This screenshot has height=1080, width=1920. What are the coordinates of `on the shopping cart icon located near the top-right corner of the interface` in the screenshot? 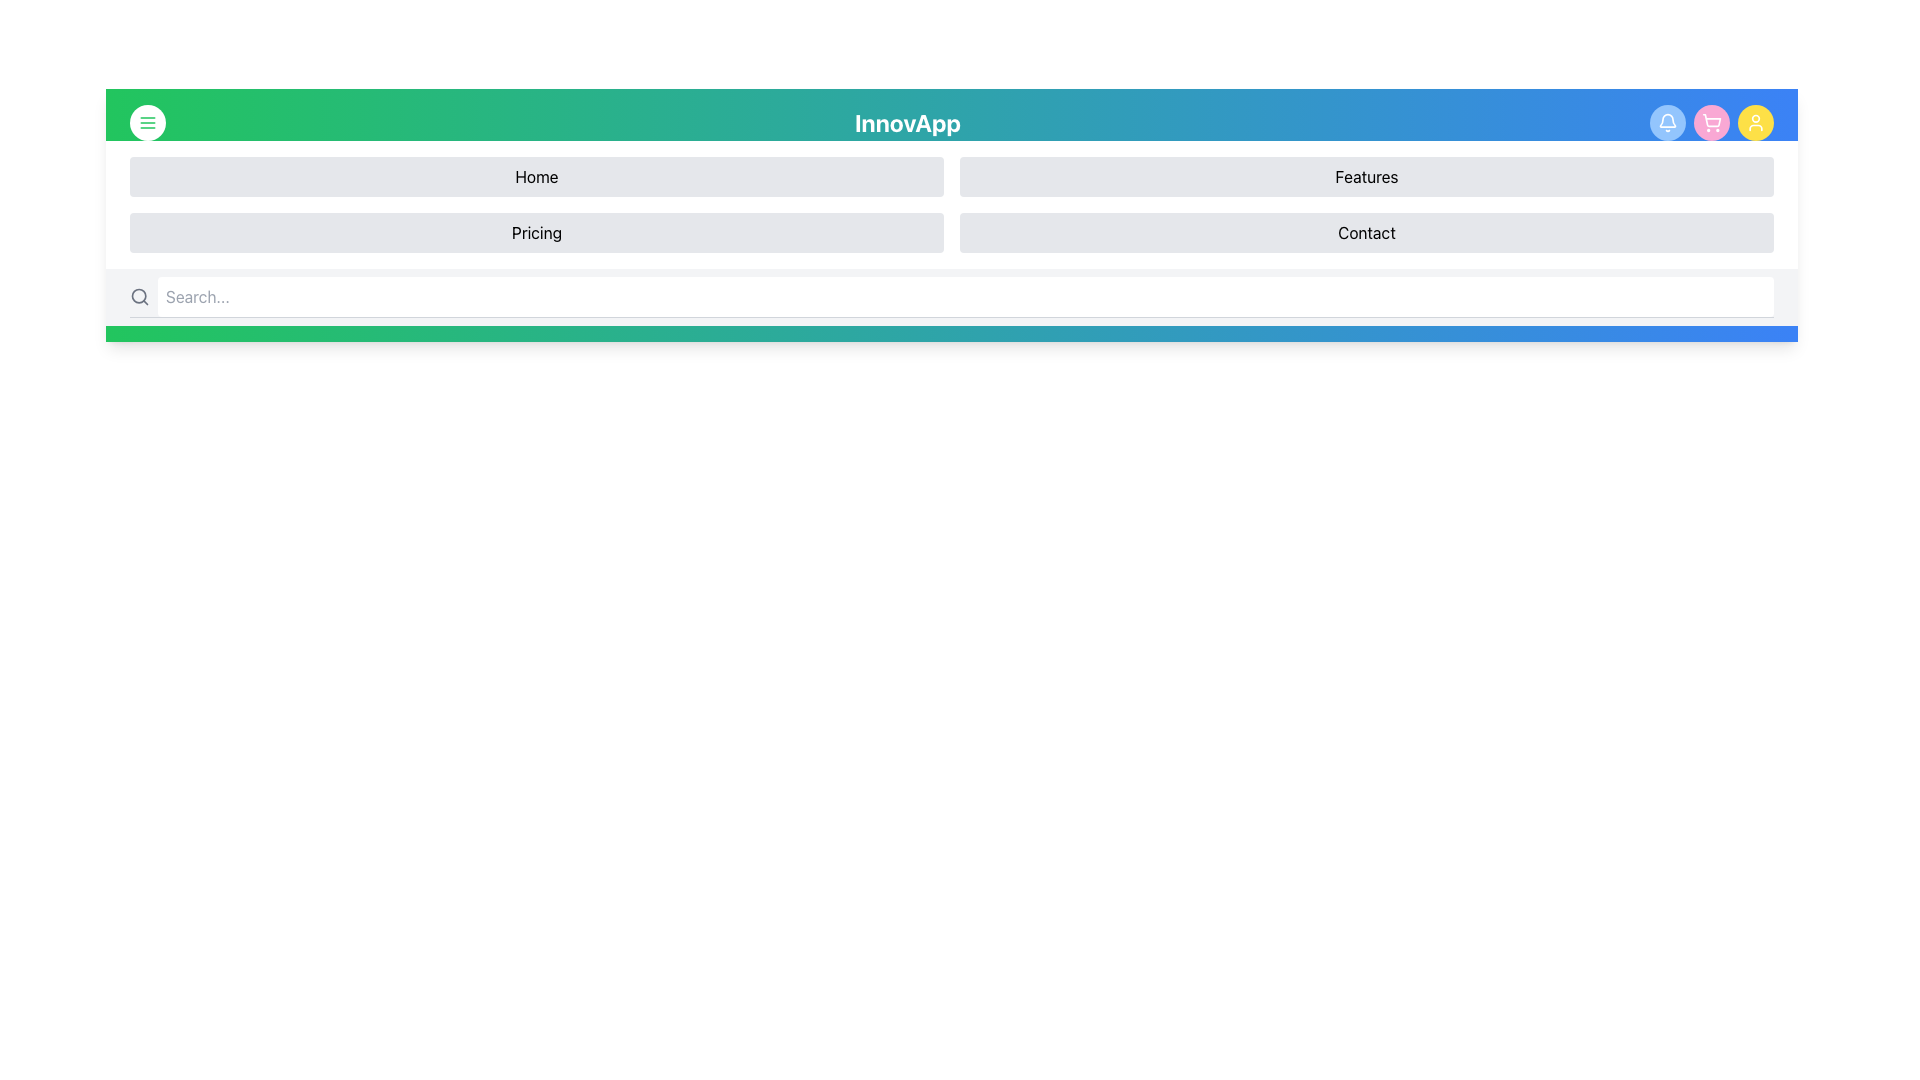 It's located at (1711, 120).